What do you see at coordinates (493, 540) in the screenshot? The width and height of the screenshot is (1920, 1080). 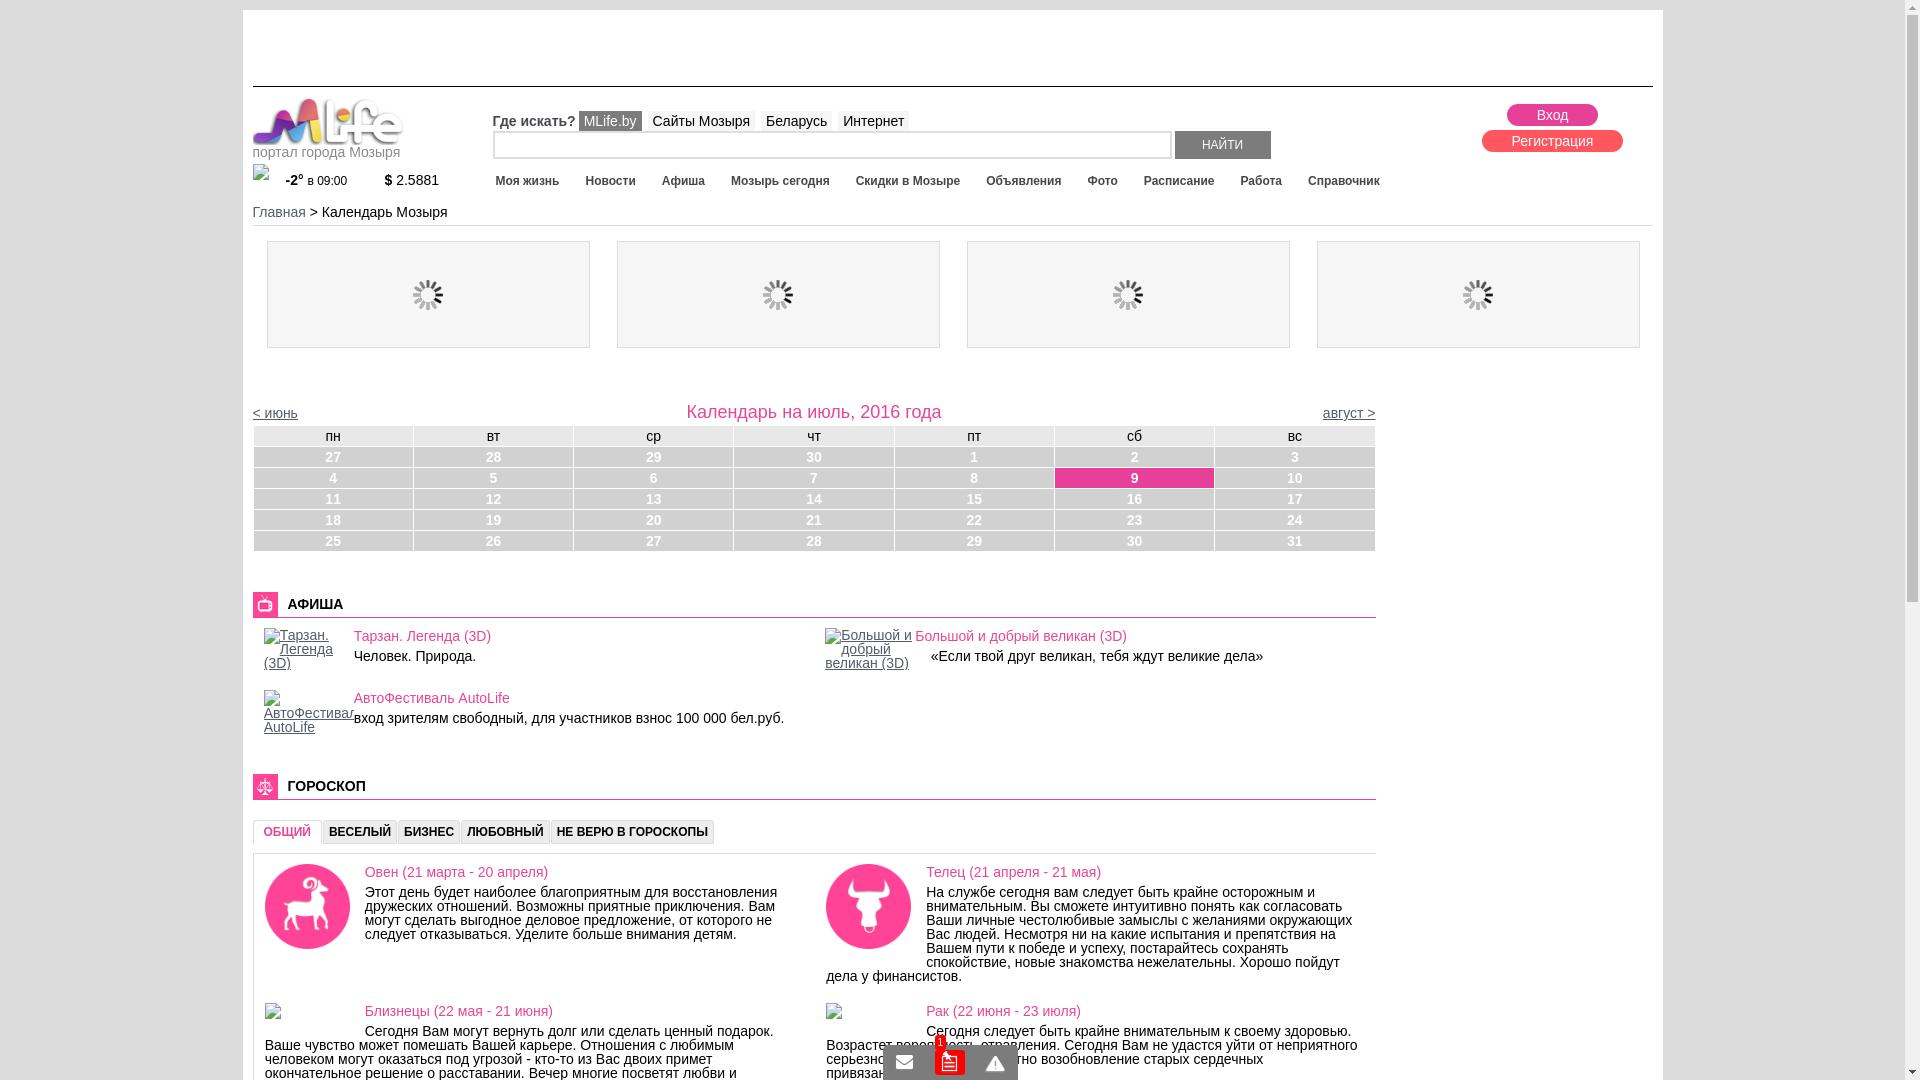 I see `'26'` at bounding box center [493, 540].